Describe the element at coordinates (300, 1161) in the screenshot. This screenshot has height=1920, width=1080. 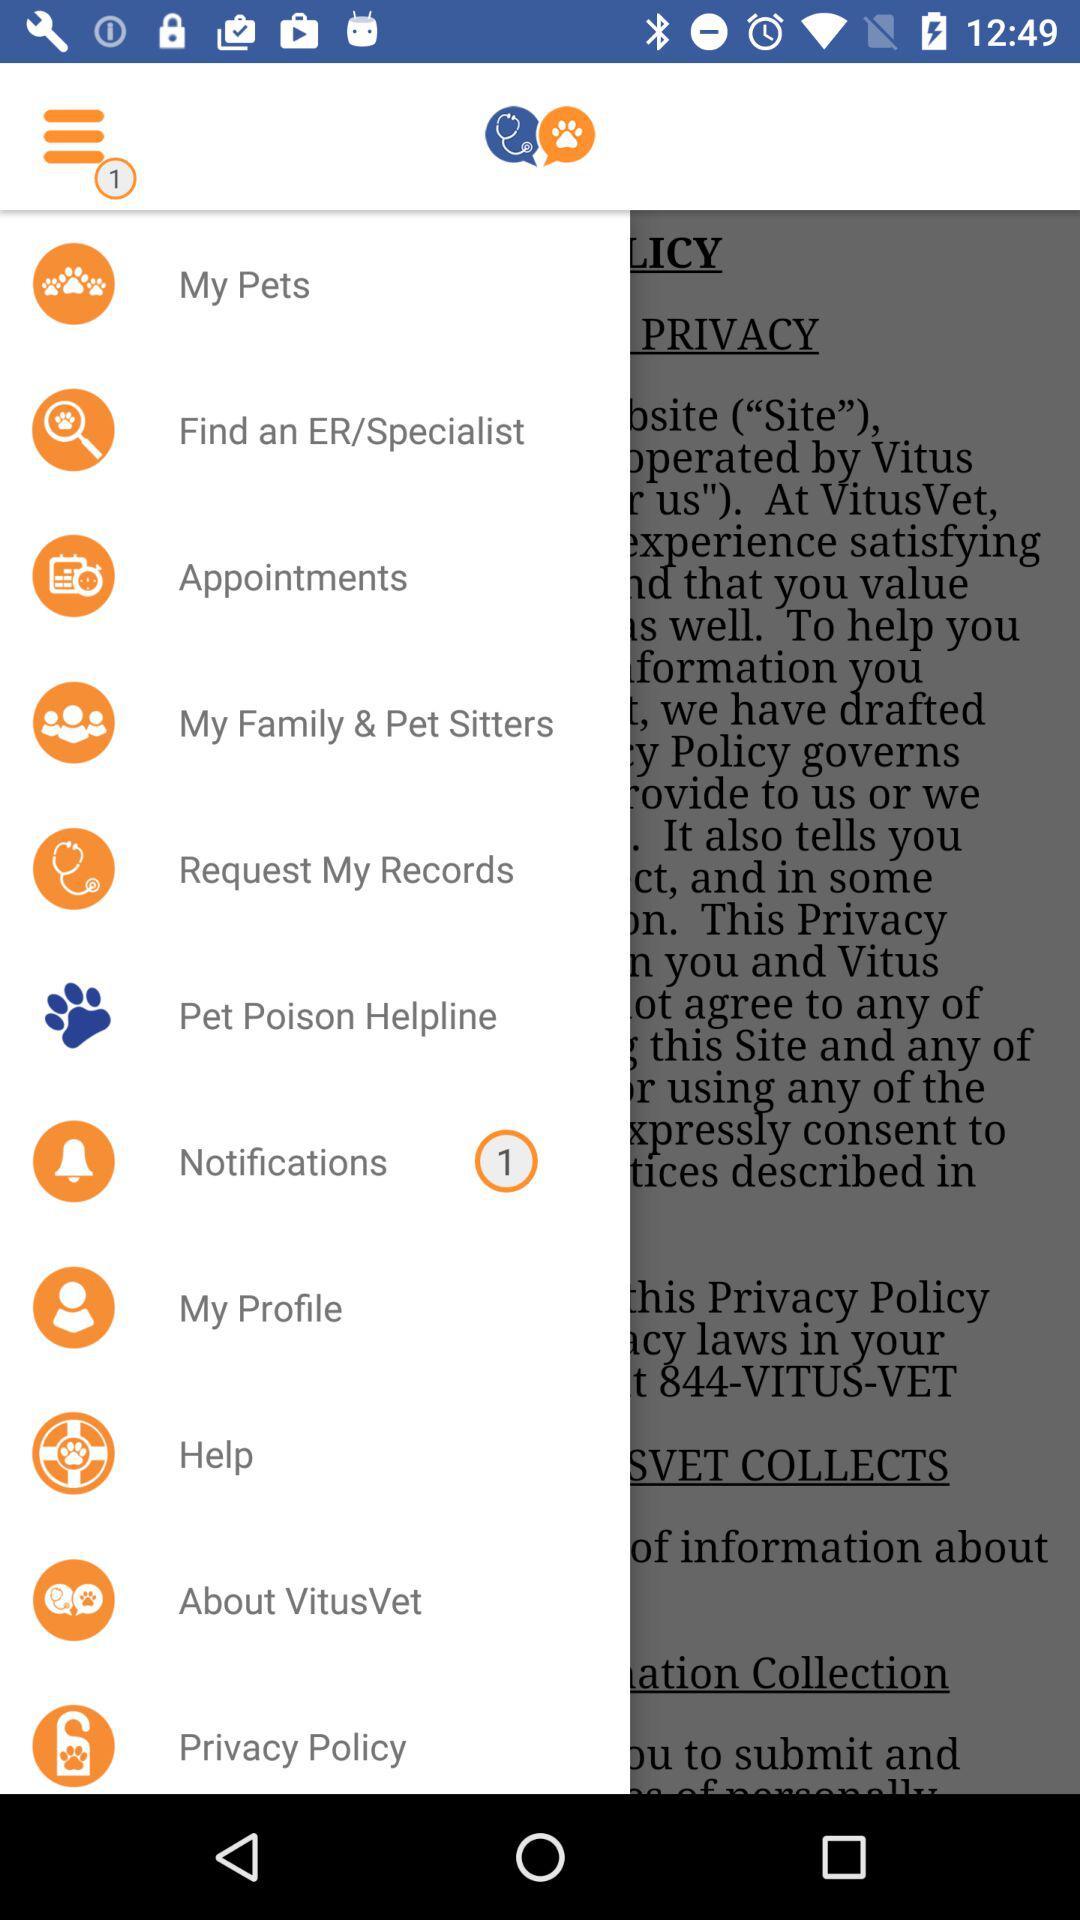
I see `notifications item` at that location.